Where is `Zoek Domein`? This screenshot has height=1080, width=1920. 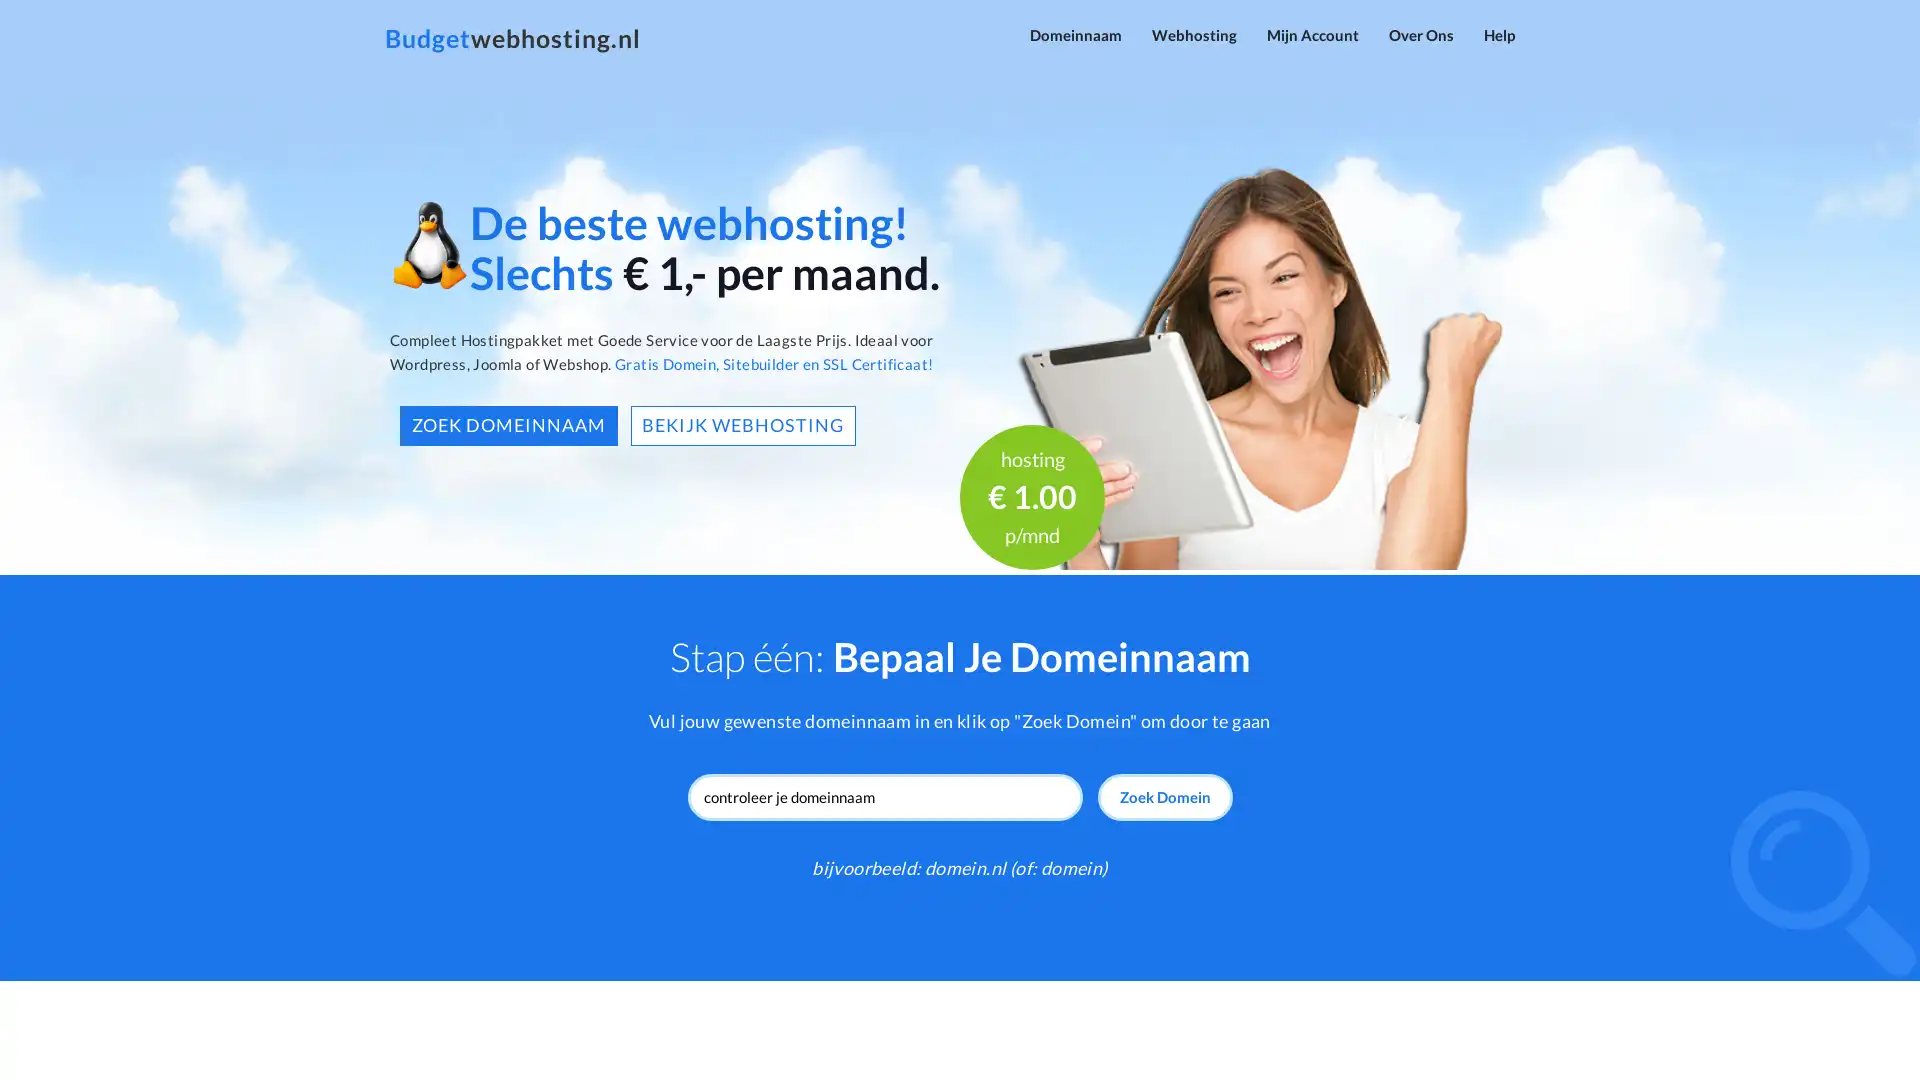 Zoek Domein is located at coordinates (1164, 796).